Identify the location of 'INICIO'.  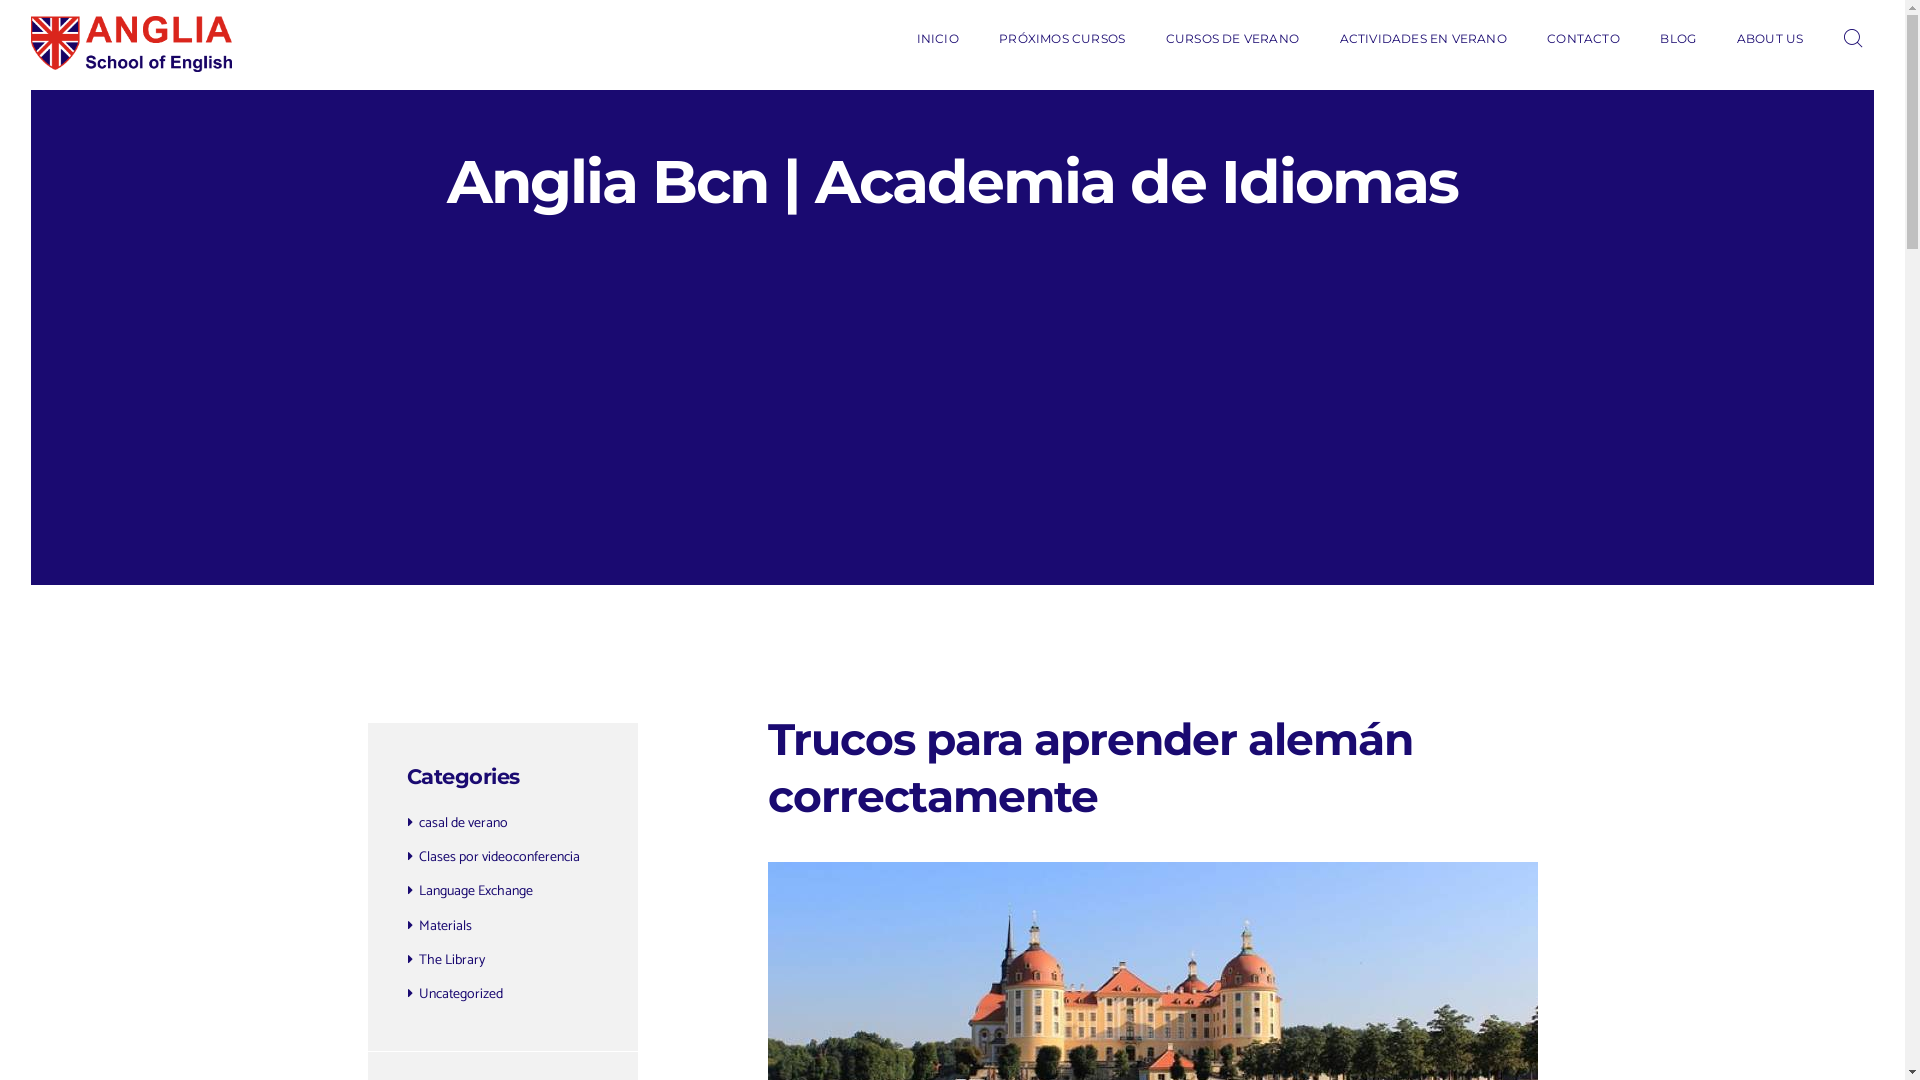
(936, 38).